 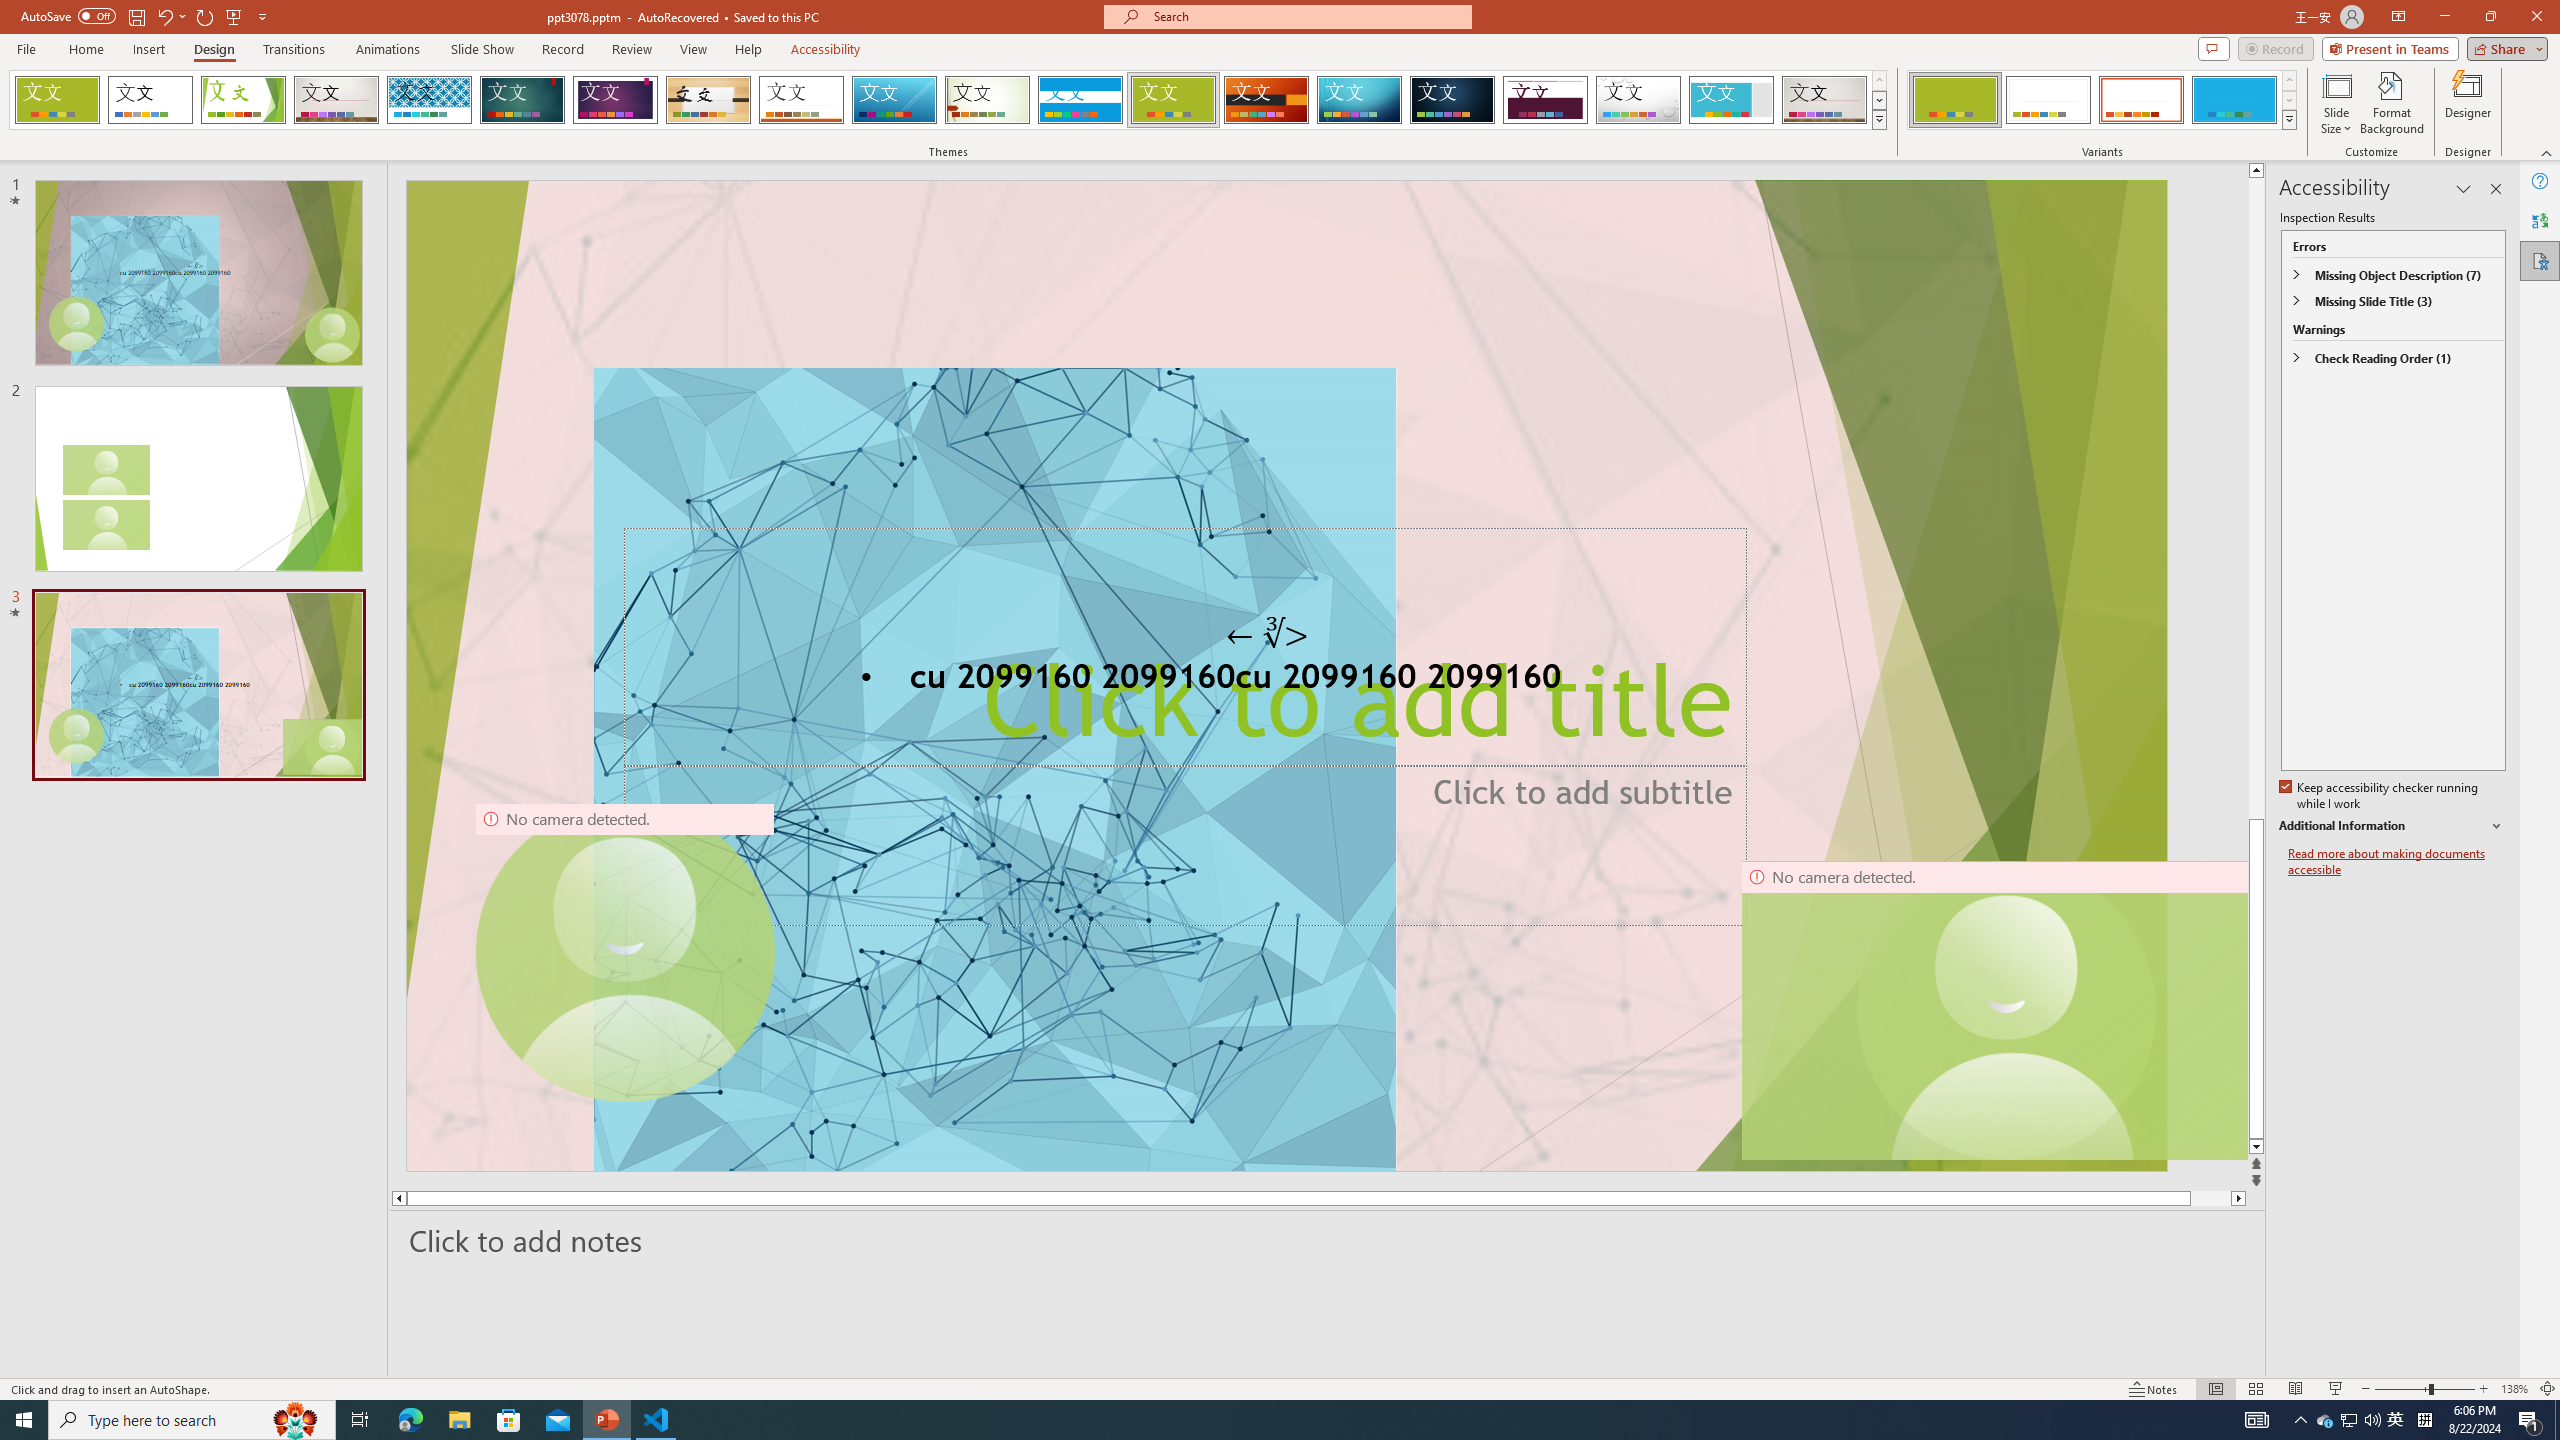 What do you see at coordinates (2336, 103) in the screenshot?
I see `'Slide Size'` at bounding box center [2336, 103].